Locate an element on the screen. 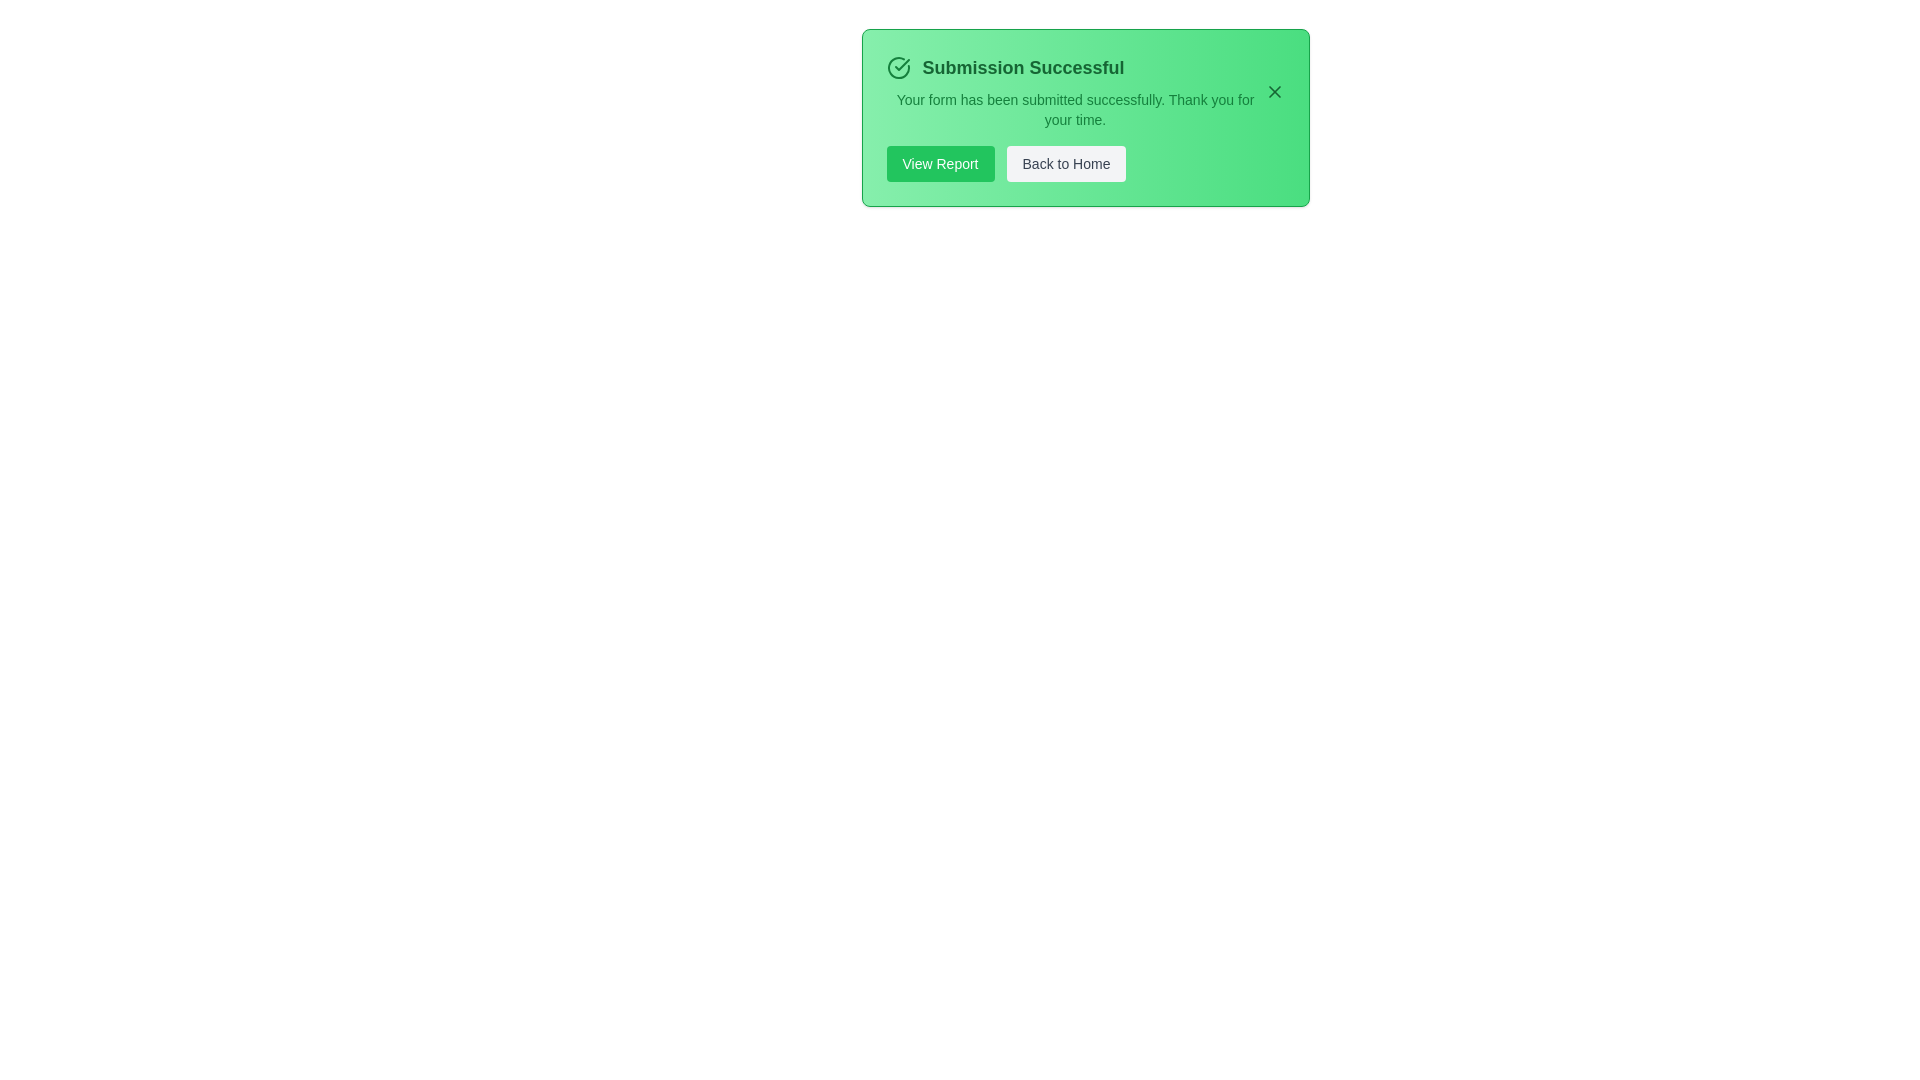  the 'Back to Home' button is located at coordinates (1065, 163).